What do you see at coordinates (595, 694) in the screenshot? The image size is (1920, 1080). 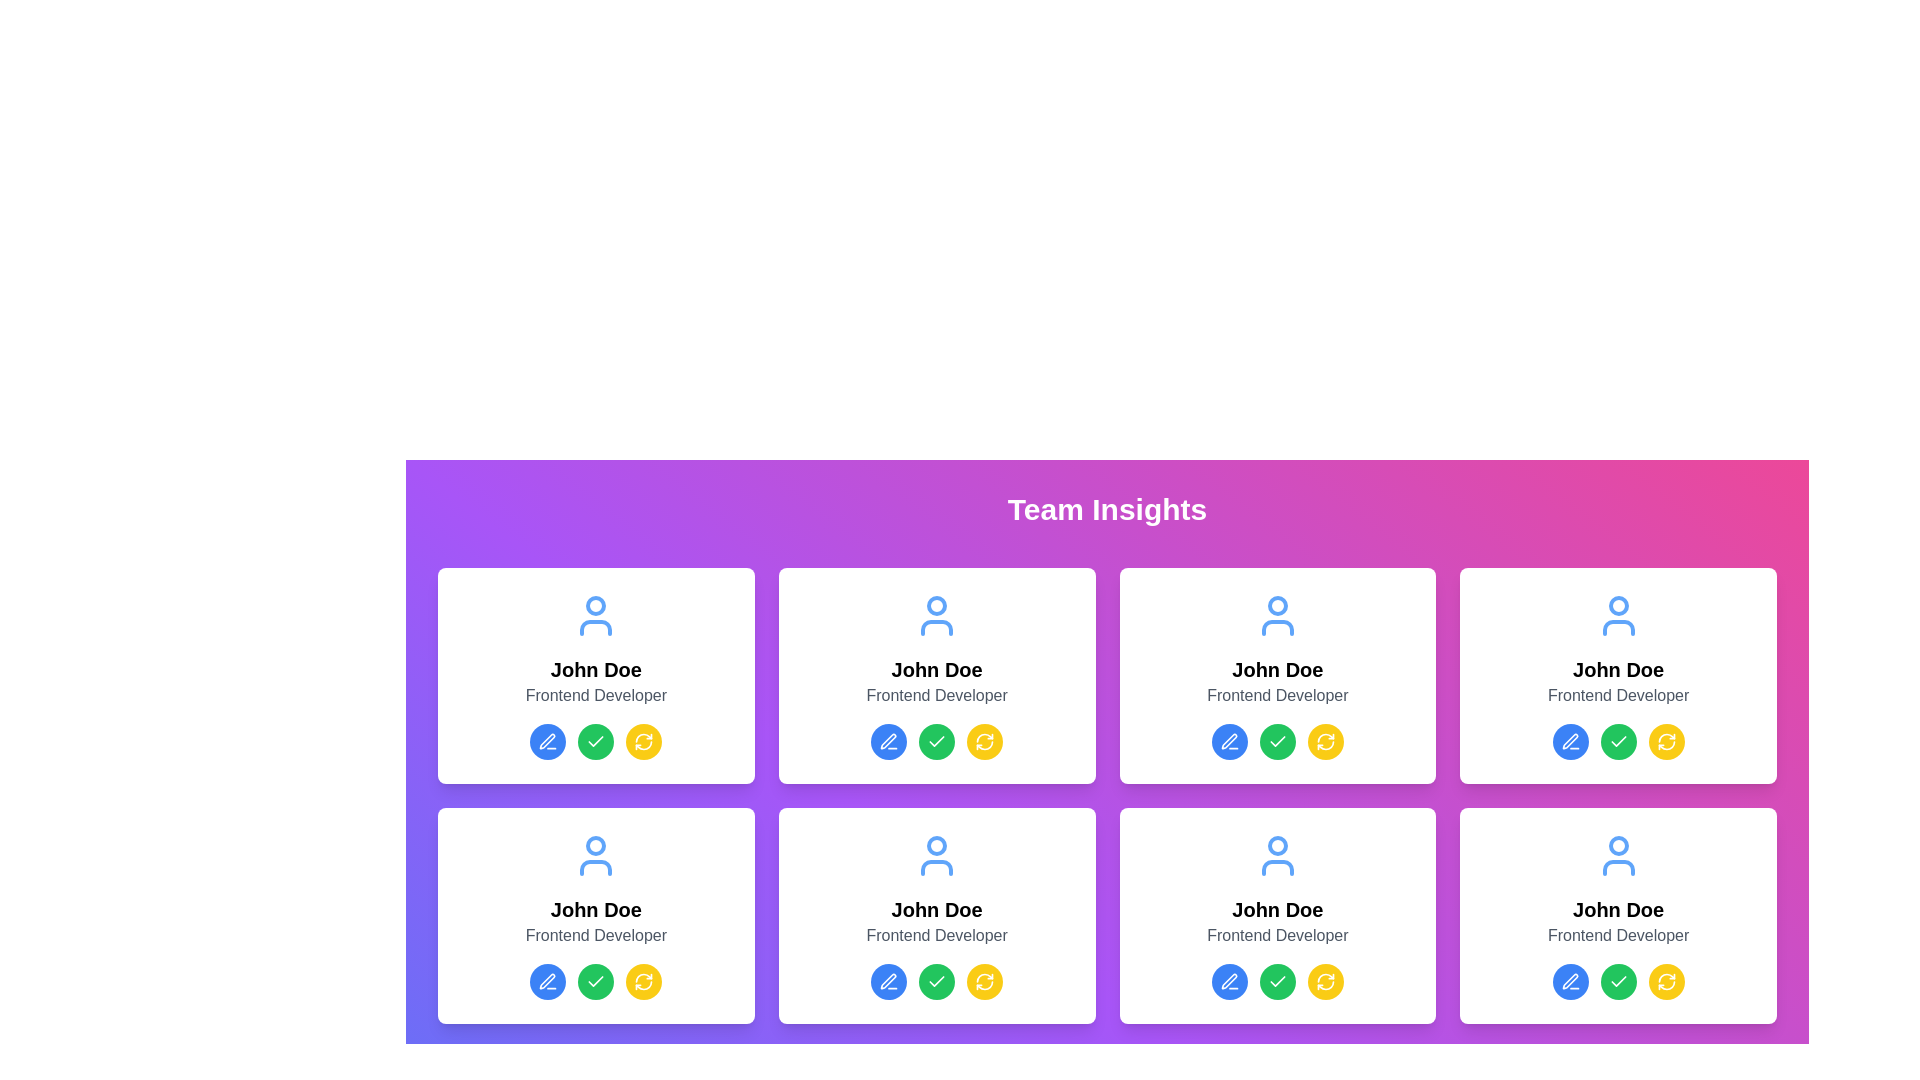 I see `the static text label reading 'Frontend Developer', which is styled in gray and located beneath the bold name 'John Doe' within the card layout` at bounding box center [595, 694].